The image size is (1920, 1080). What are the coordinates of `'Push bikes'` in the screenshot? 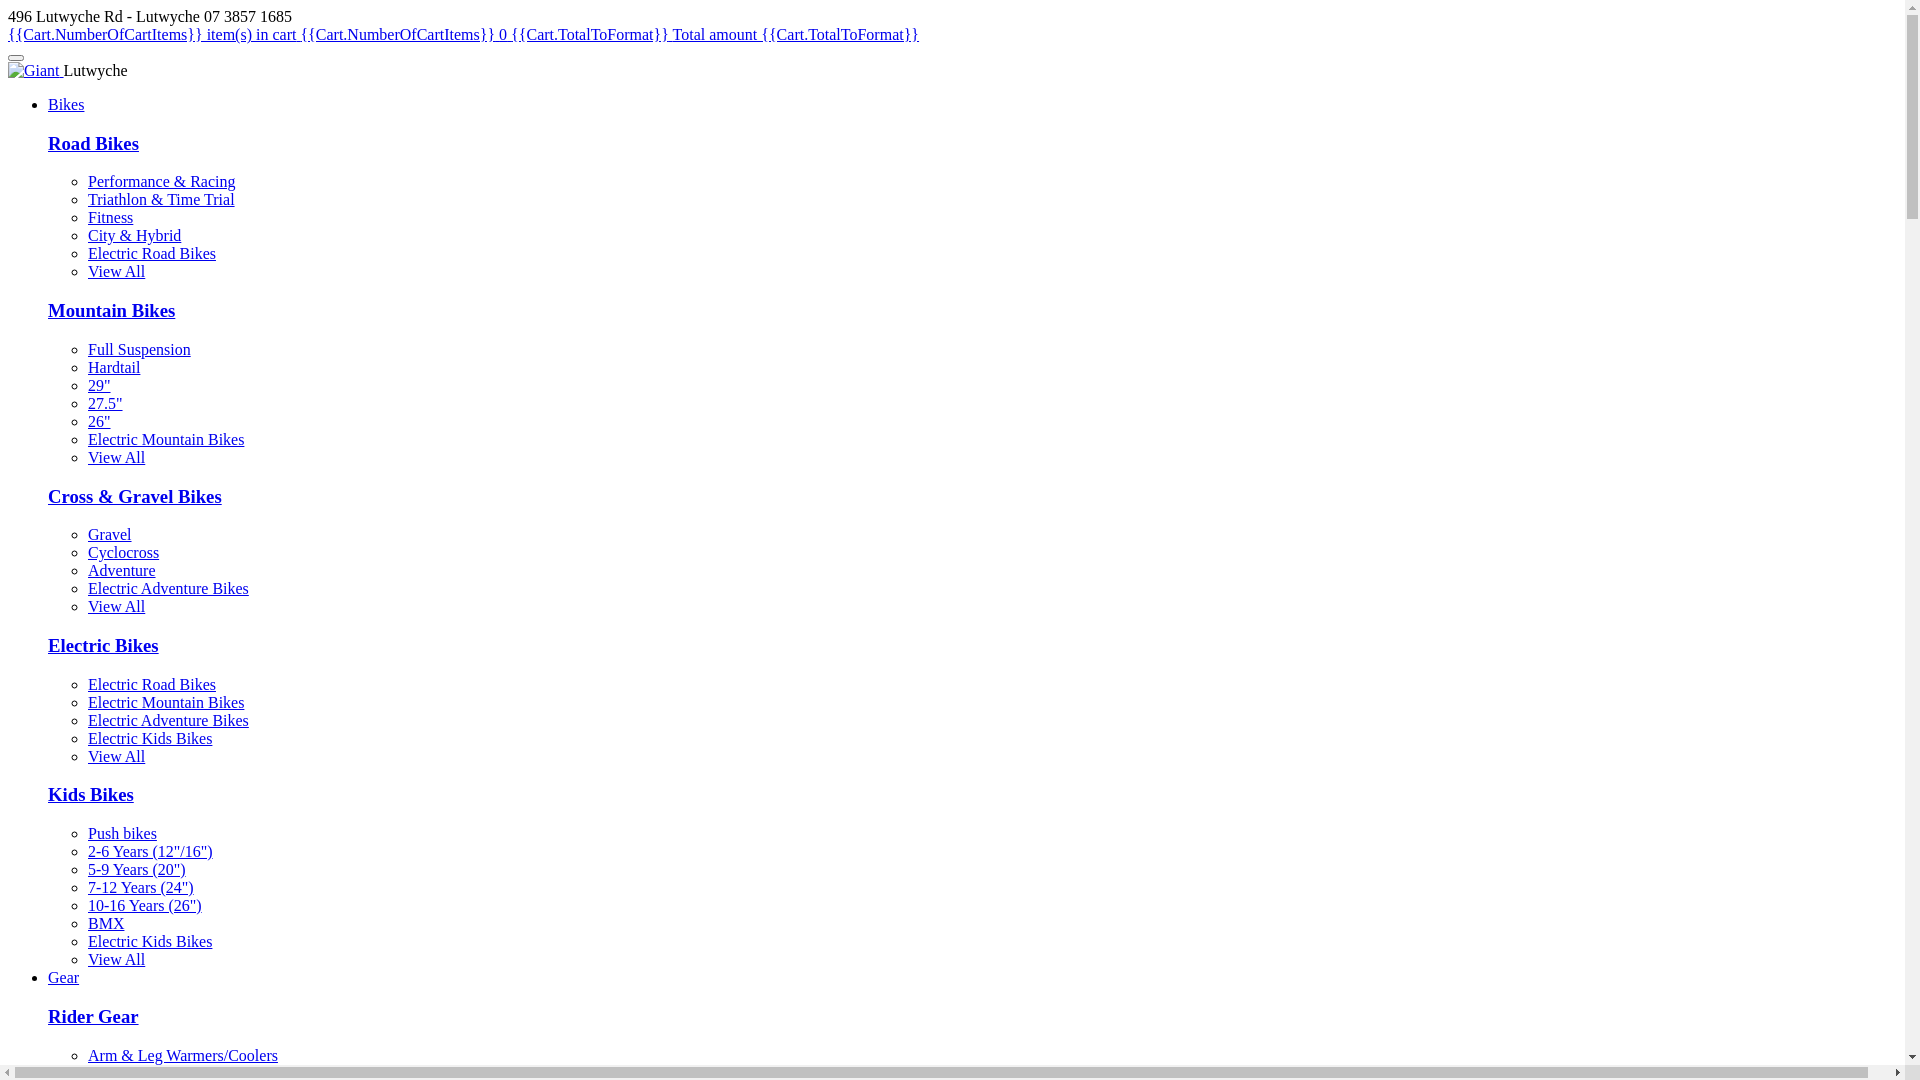 It's located at (121, 833).